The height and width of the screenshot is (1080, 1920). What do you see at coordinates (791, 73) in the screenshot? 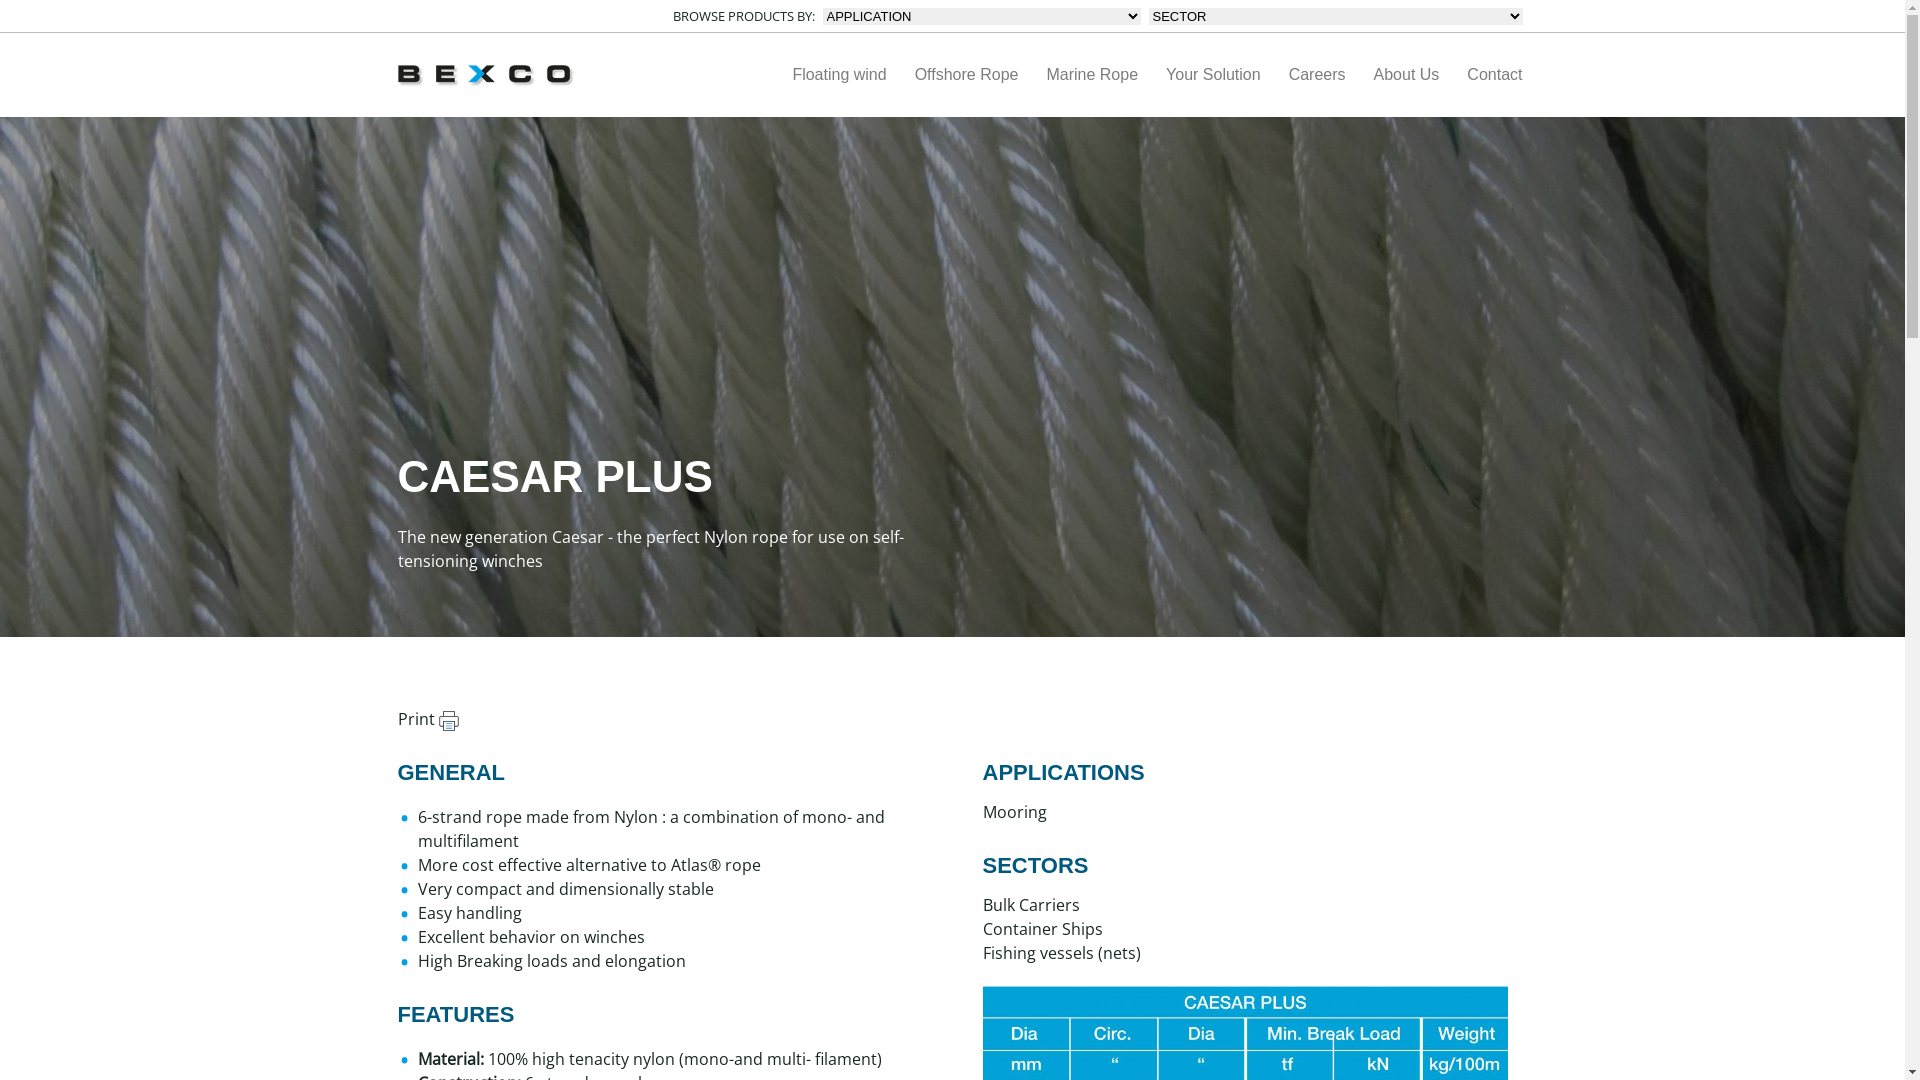
I see `'Floating wind'` at bounding box center [791, 73].